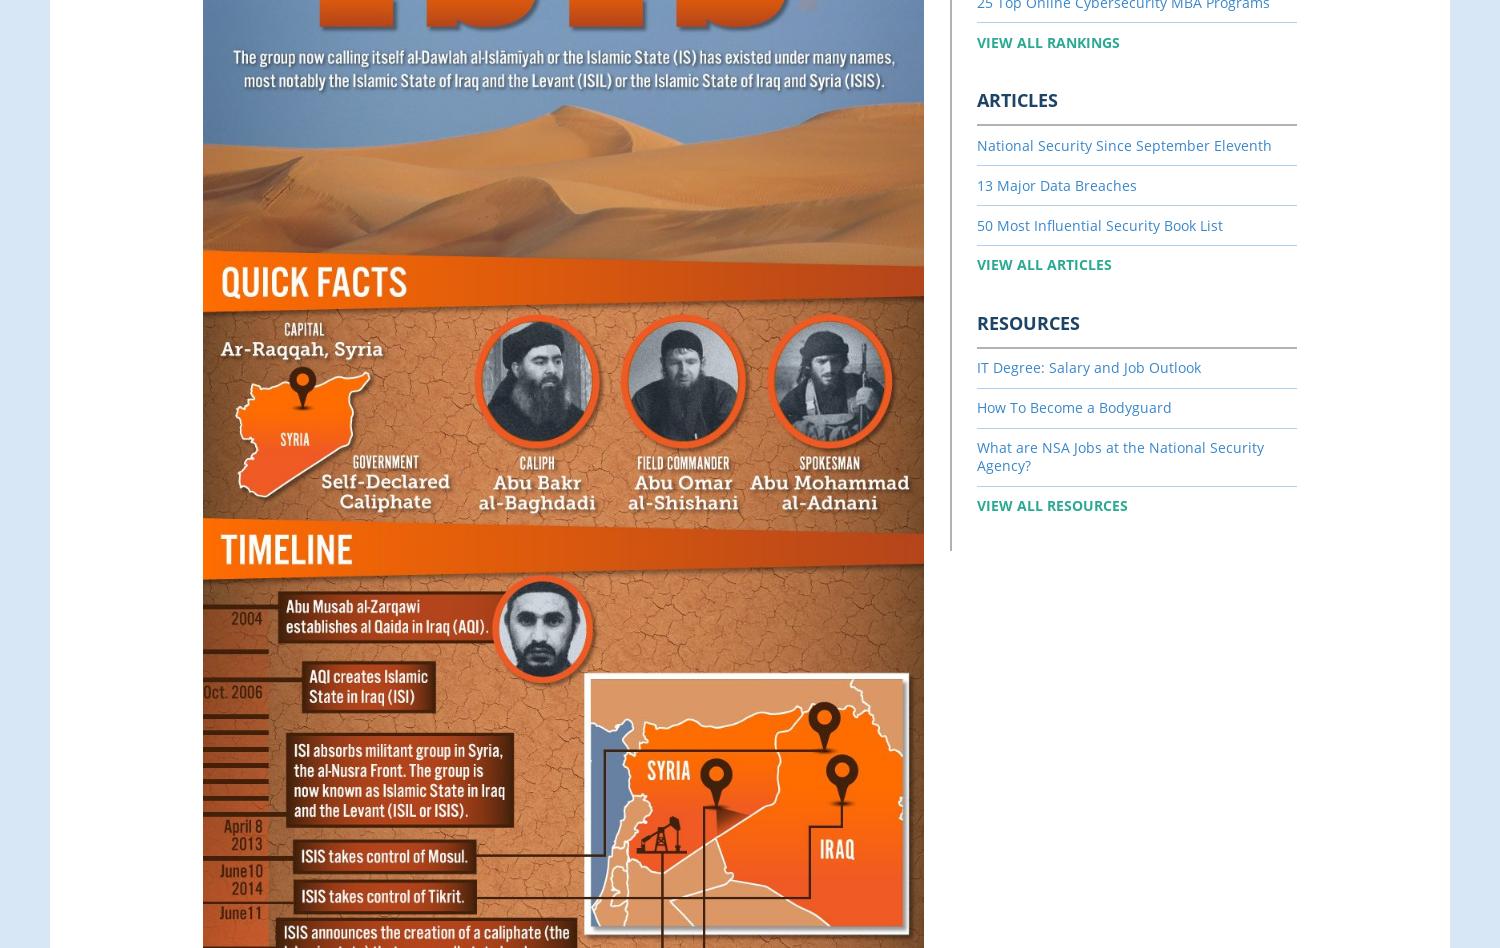 The width and height of the screenshot is (1500, 948). What do you see at coordinates (975, 505) in the screenshot?
I see `'View All Resources'` at bounding box center [975, 505].